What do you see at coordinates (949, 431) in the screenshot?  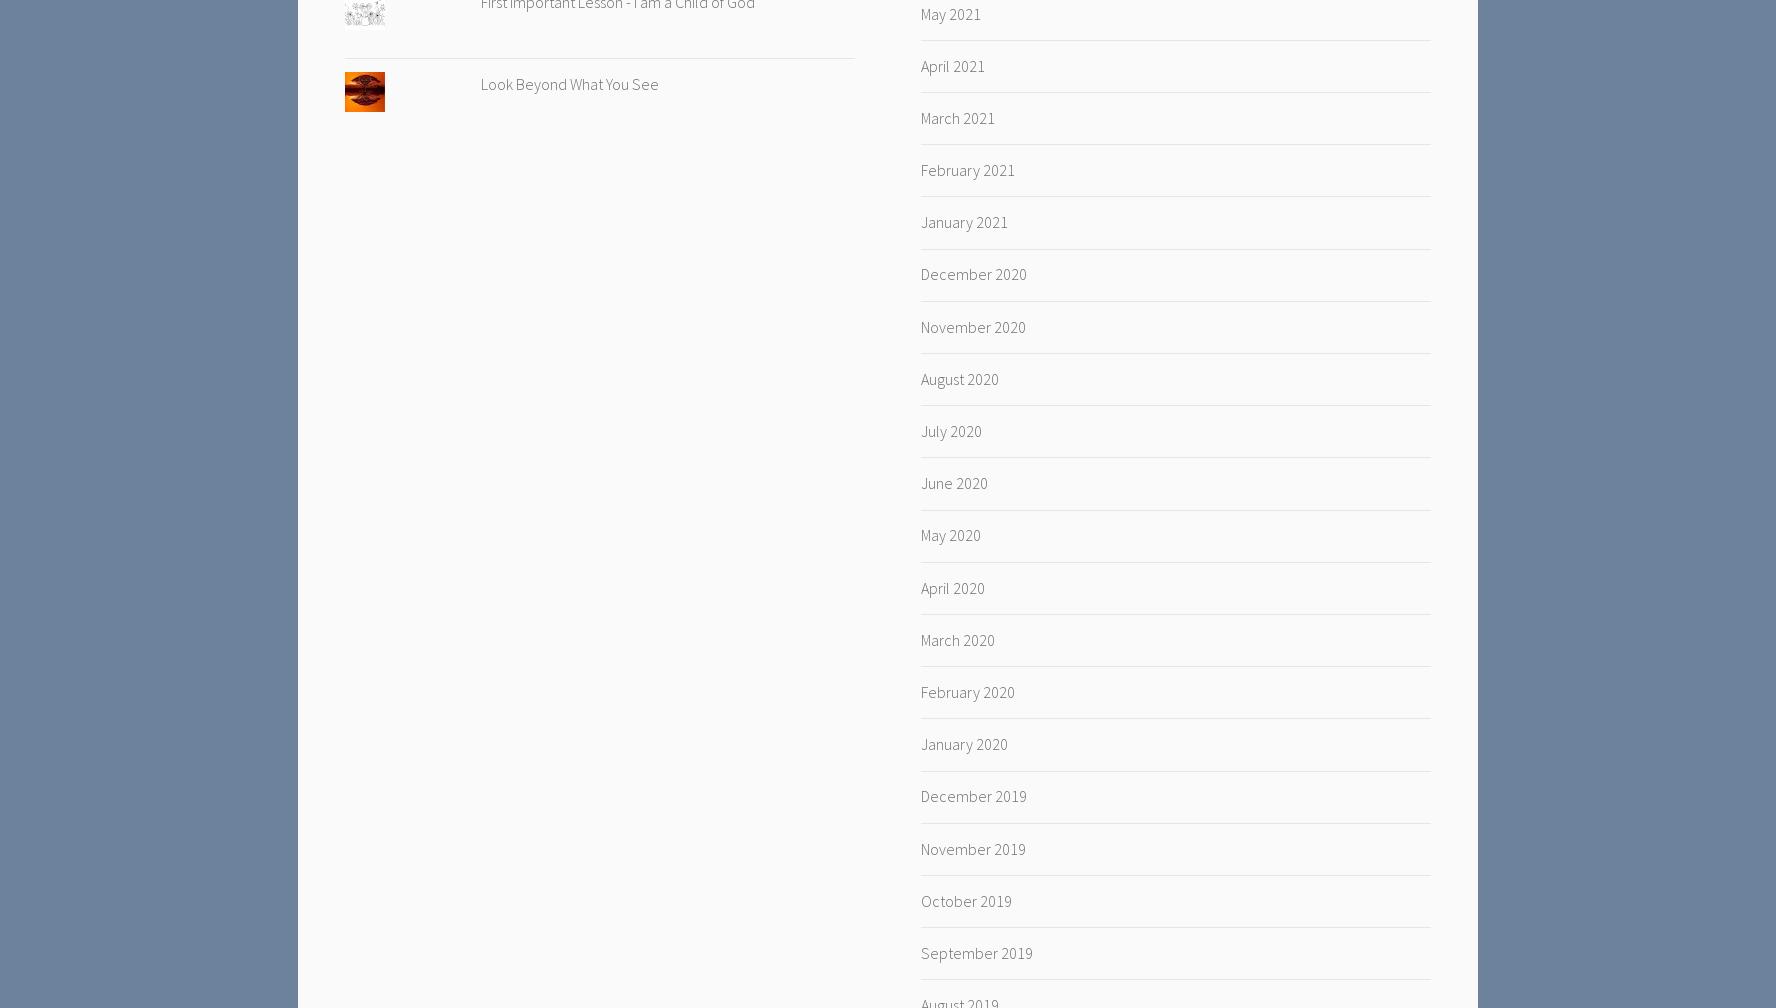 I see `'July 2020'` at bounding box center [949, 431].